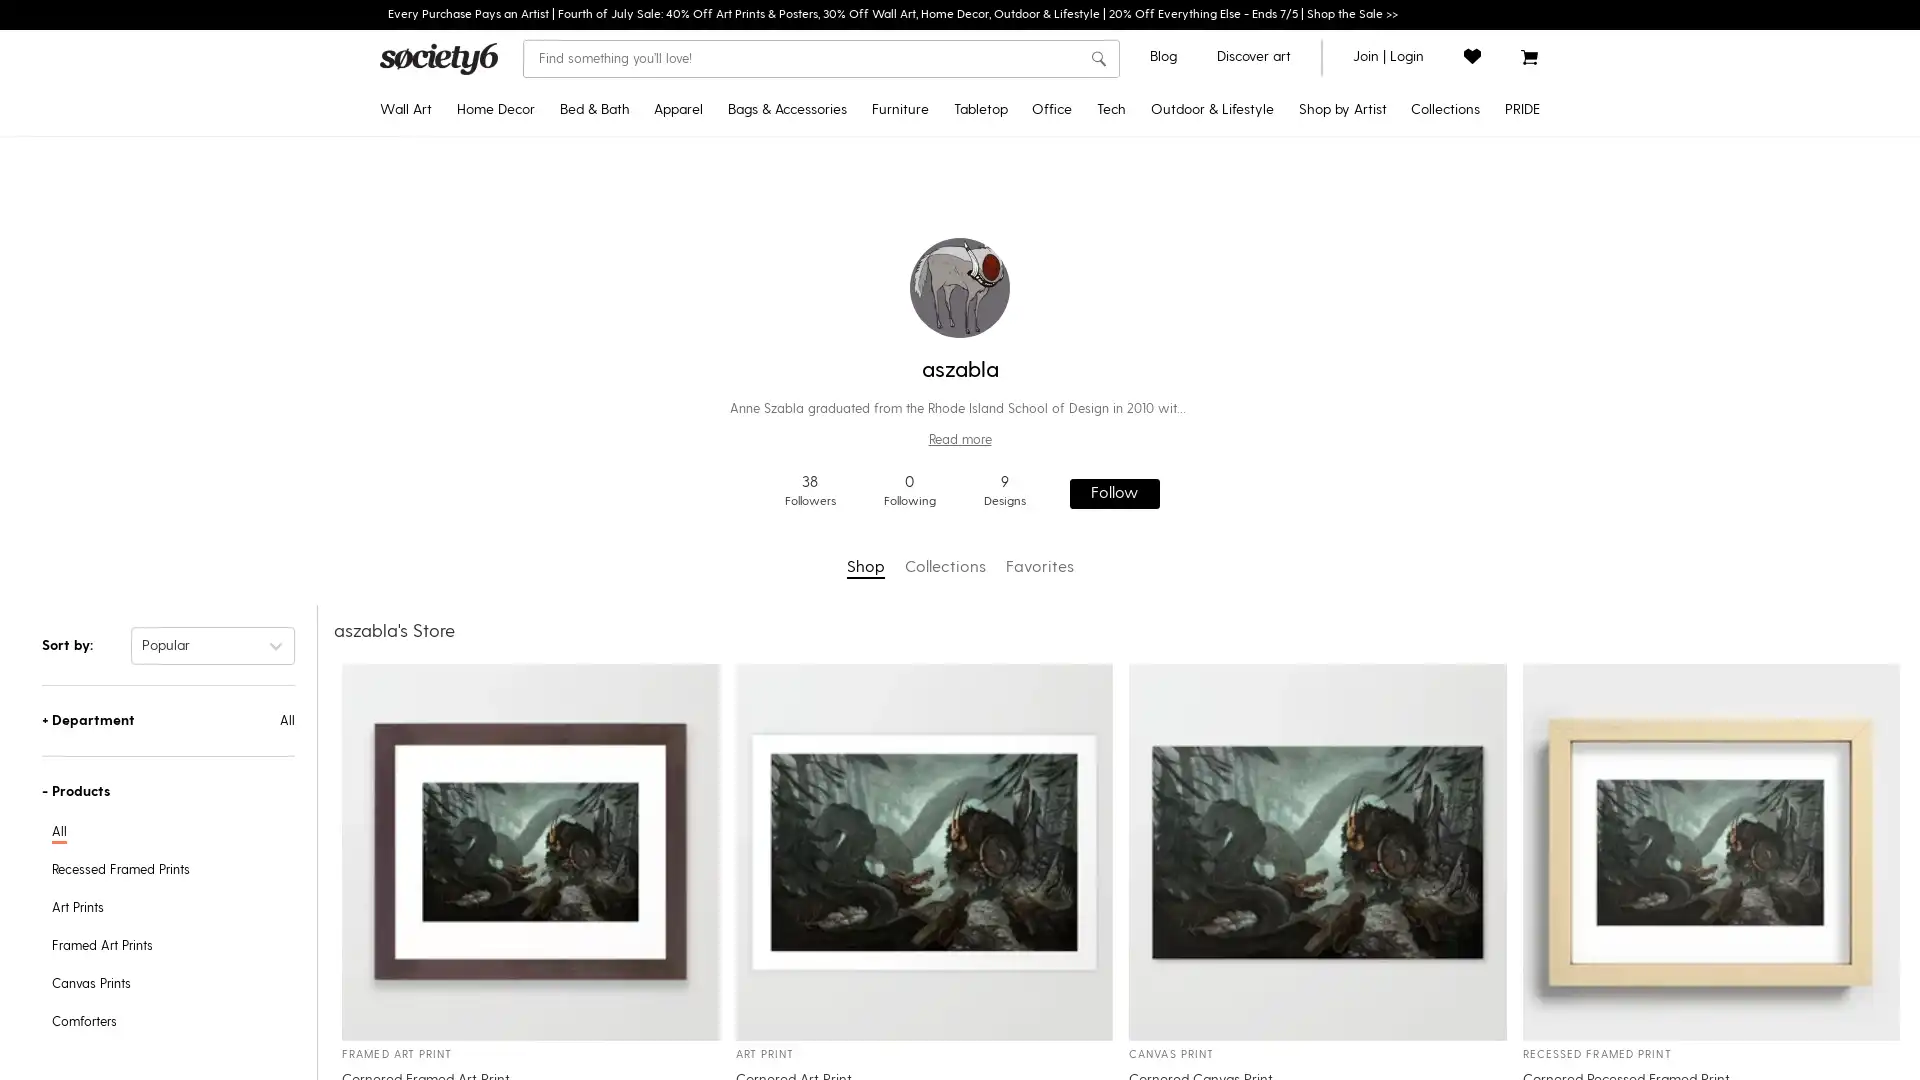 Image resolution: width=1920 pixels, height=1080 pixels. I want to click on Clear search, so click(1070, 57).